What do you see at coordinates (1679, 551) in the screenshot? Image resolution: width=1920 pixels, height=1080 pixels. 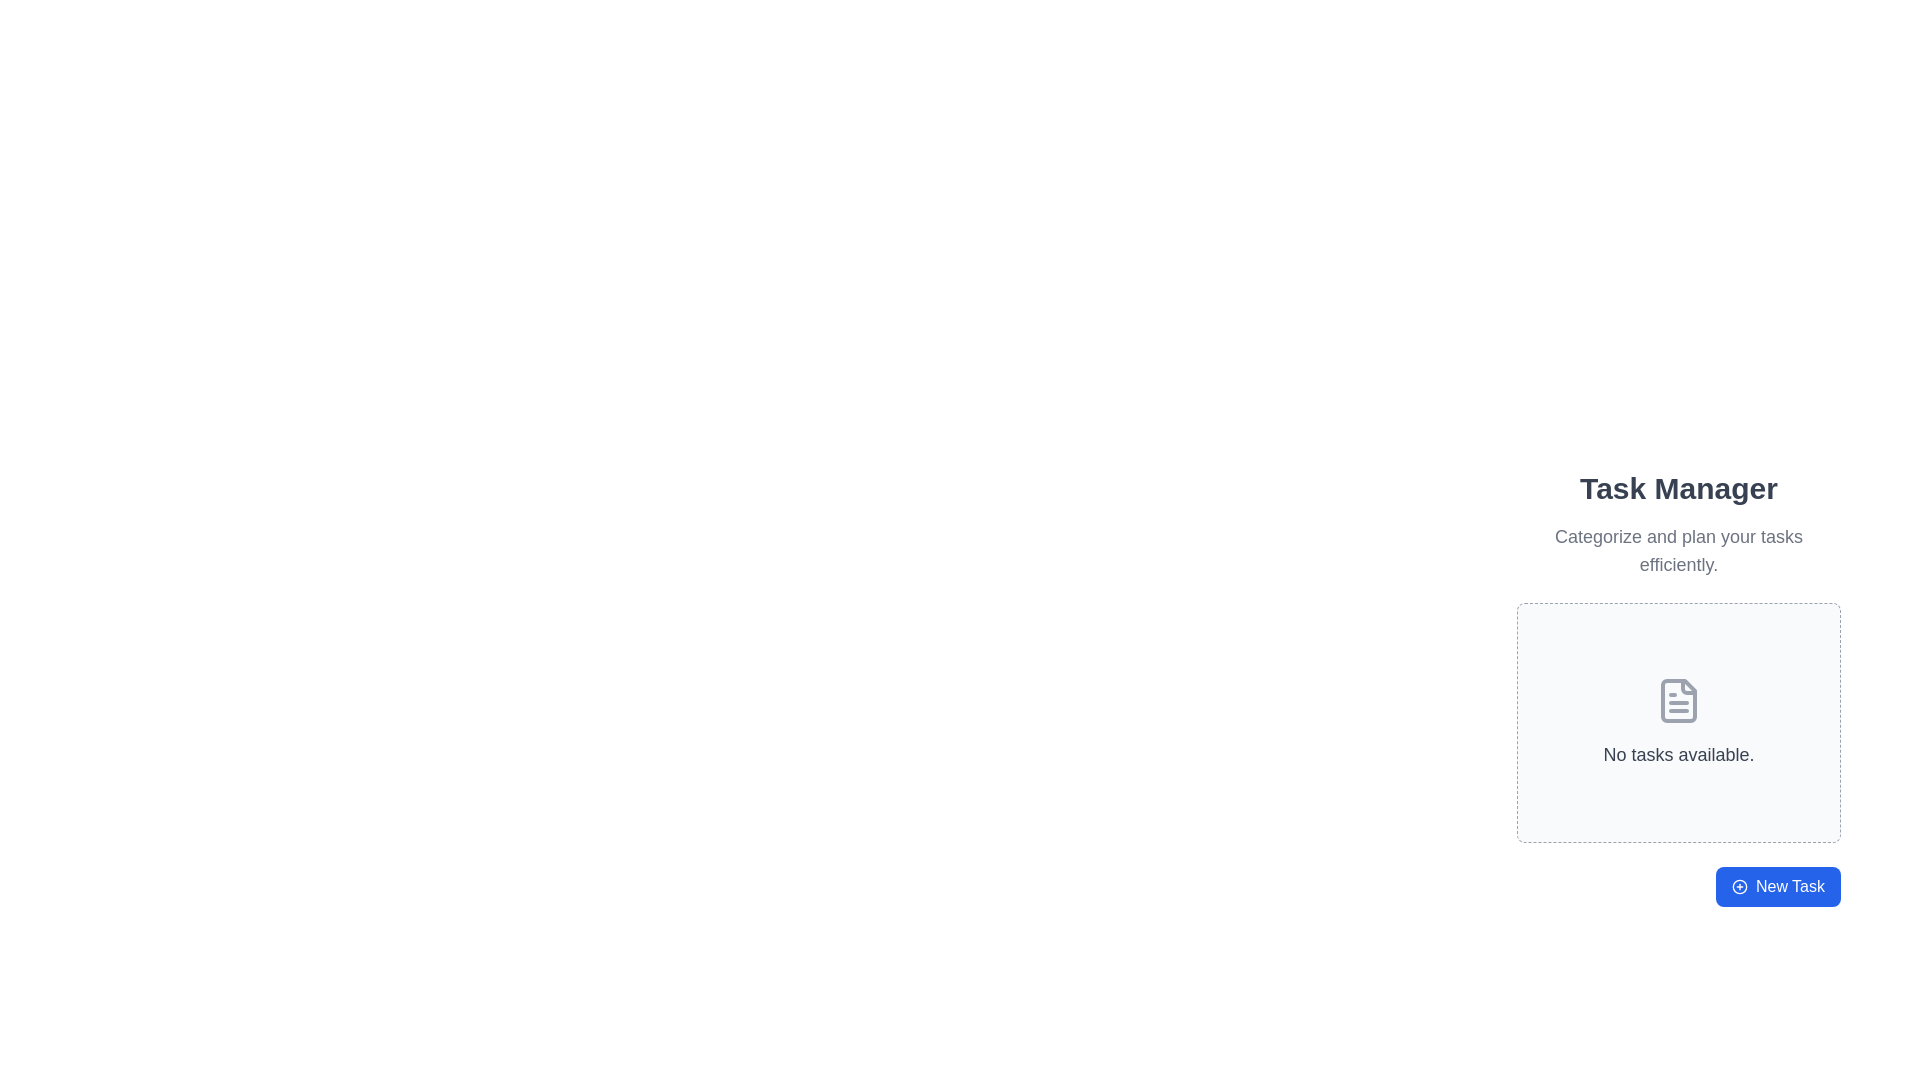 I see `the static text element that reads 'Categorize and plan your tasks efficiently.' which is styled in gray and positioned below the heading 'Task Manager.'` at bounding box center [1679, 551].